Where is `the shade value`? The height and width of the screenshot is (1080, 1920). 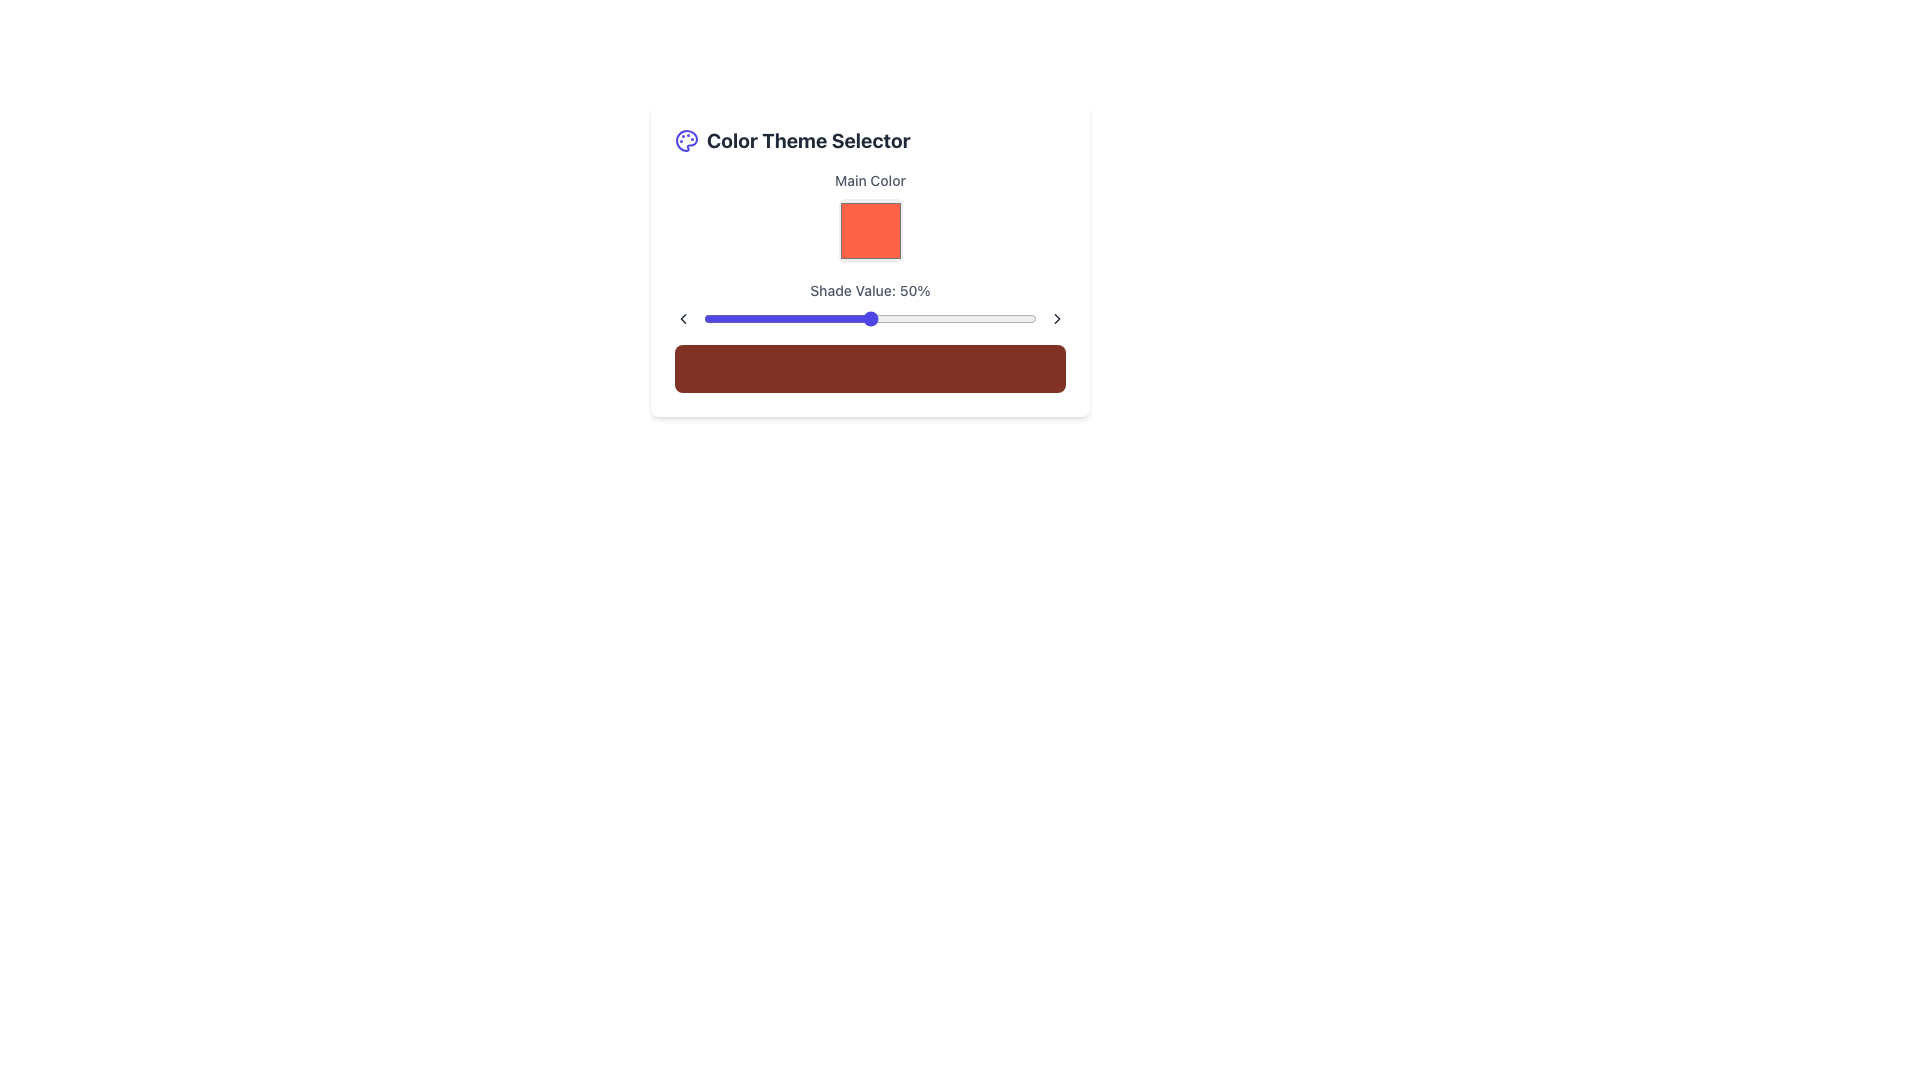
the shade value is located at coordinates (743, 318).